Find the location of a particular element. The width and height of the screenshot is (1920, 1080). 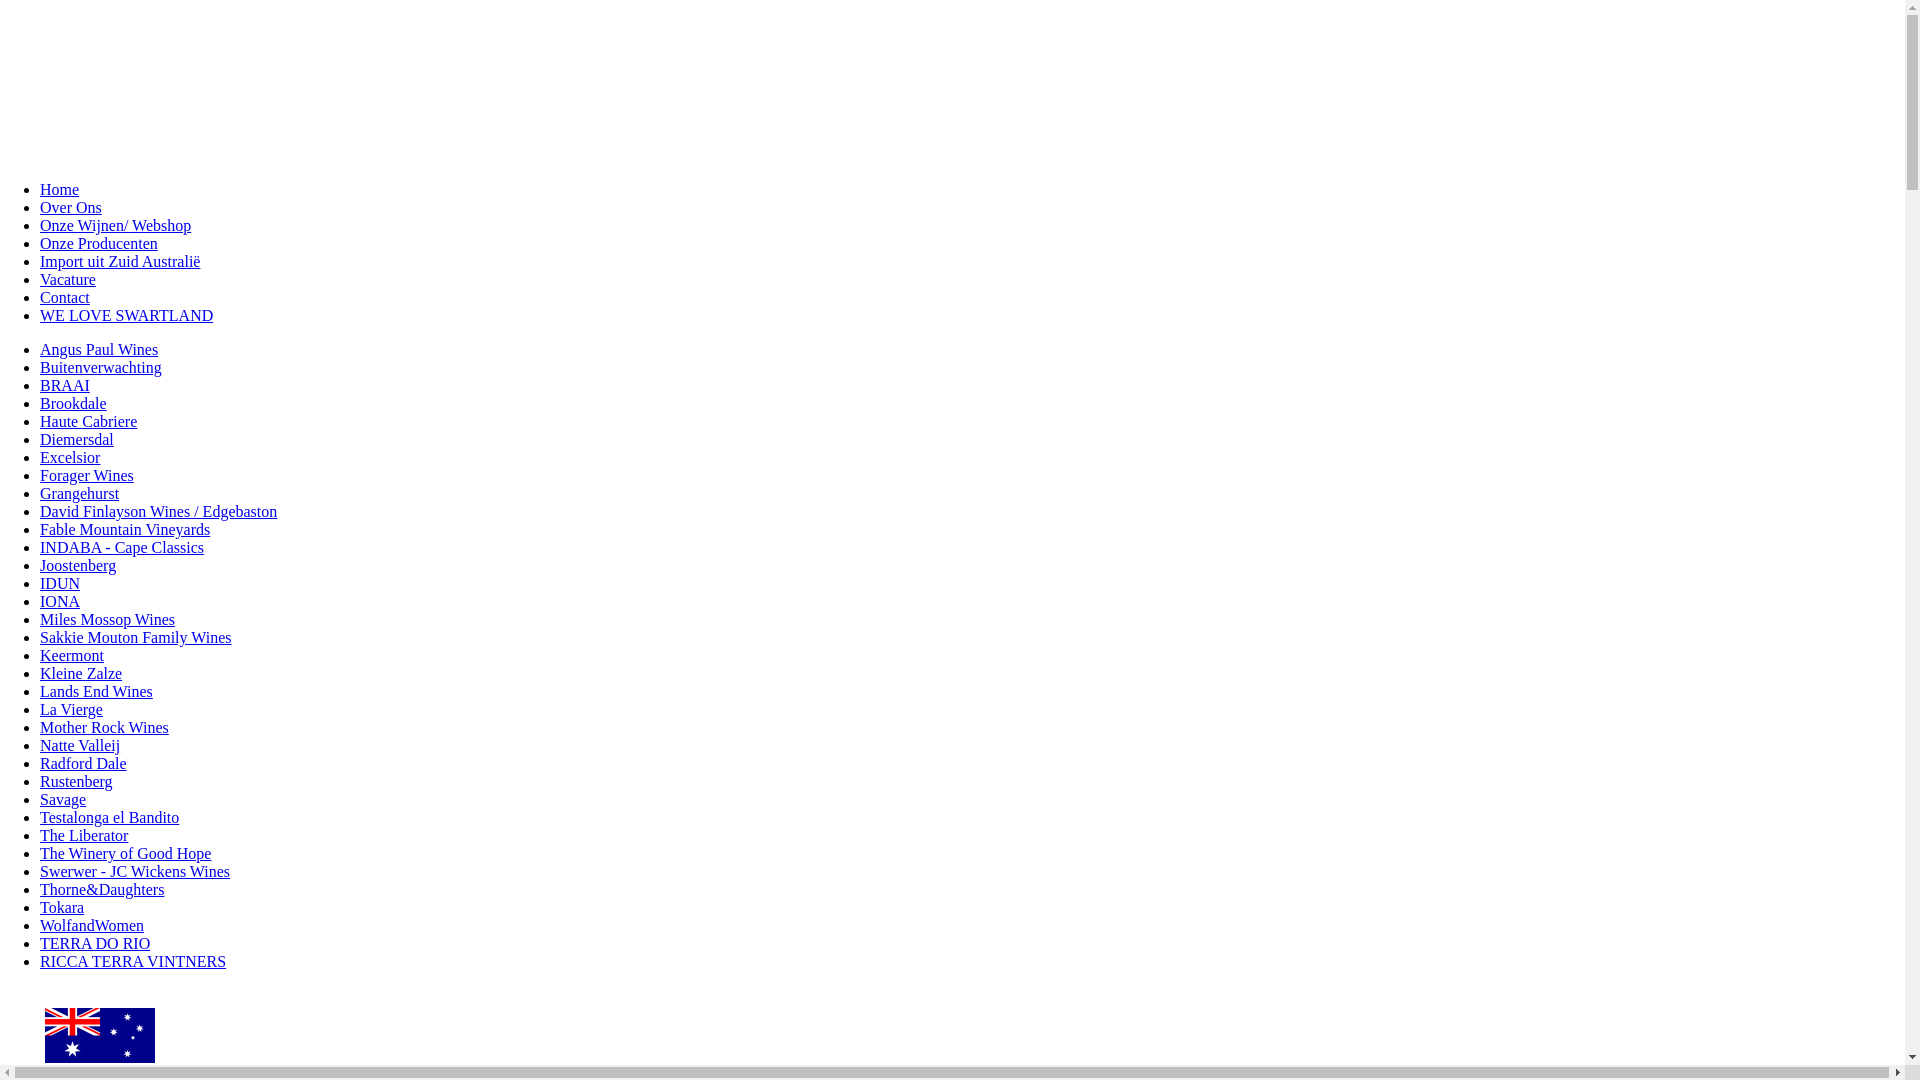

'The Liberator' is located at coordinates (82, 835).